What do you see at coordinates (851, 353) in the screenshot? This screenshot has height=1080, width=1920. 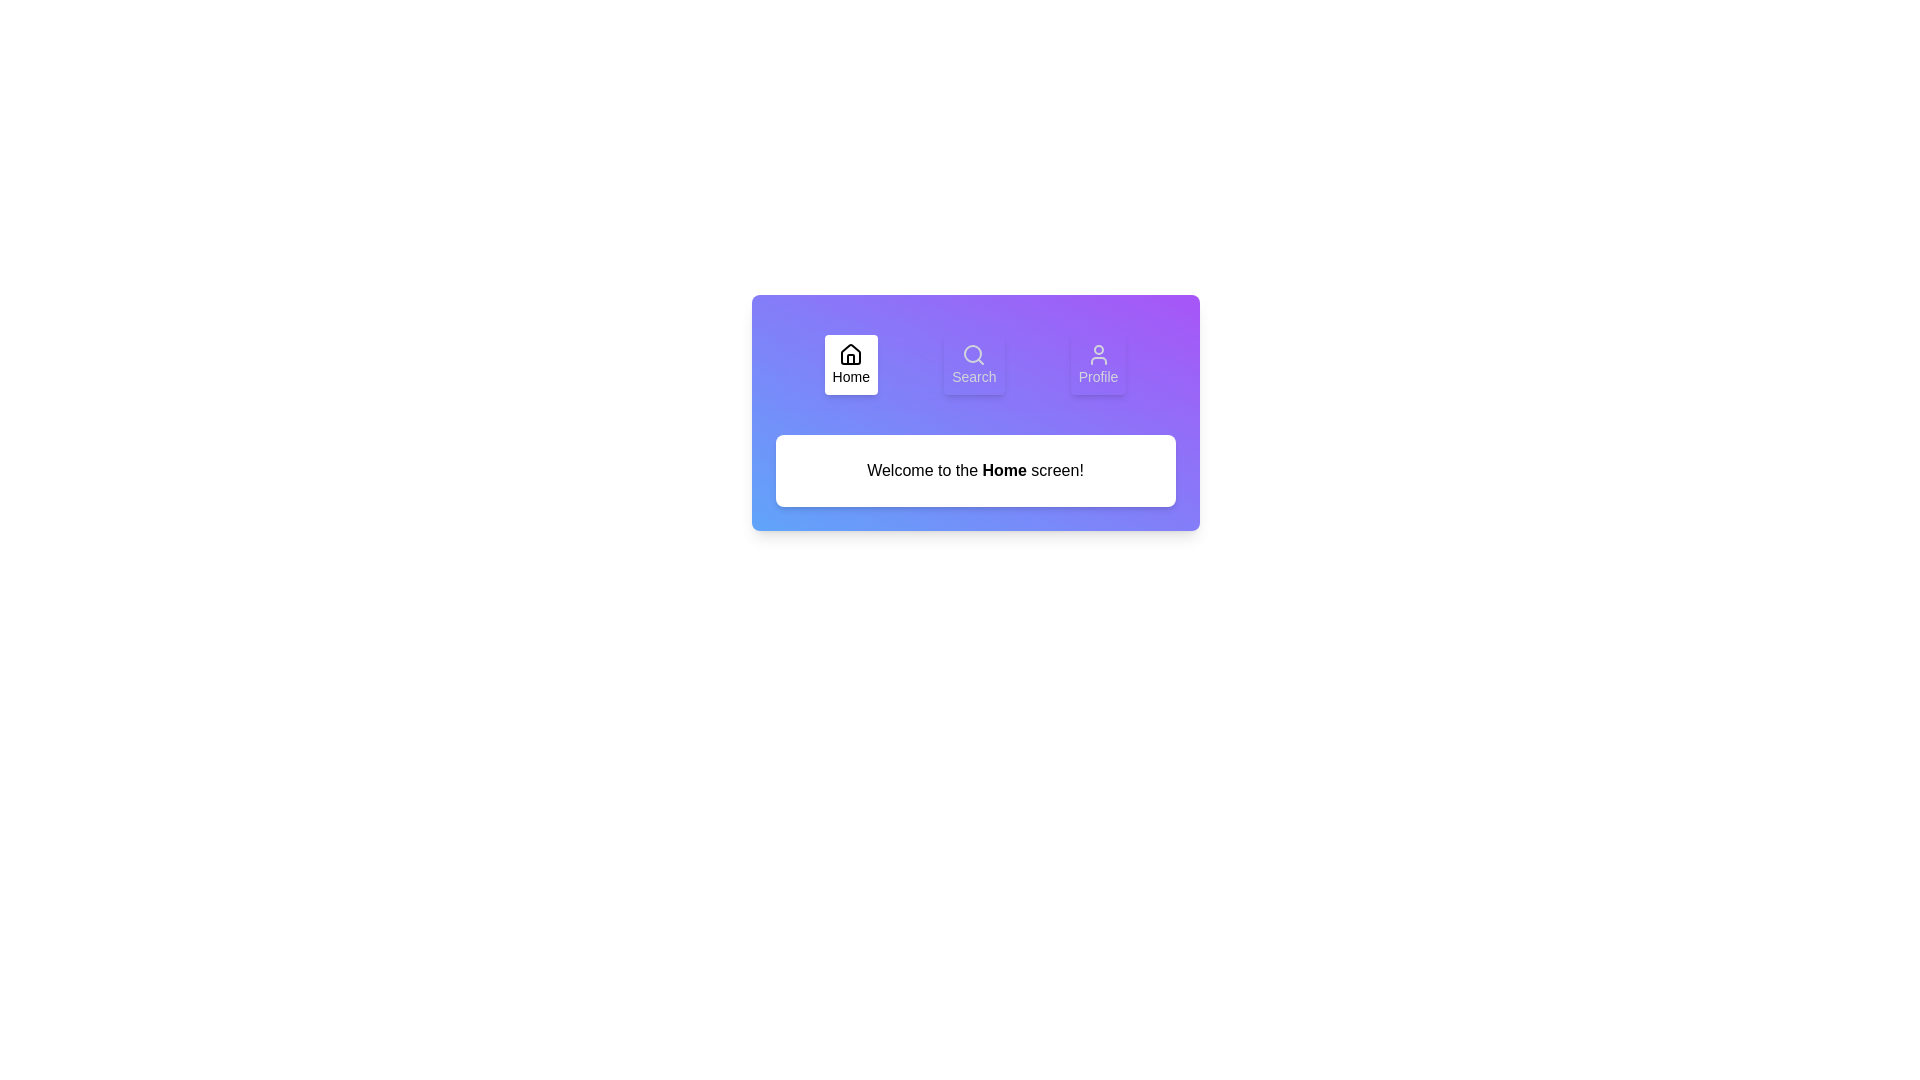 I see `the navigation icon located in the first position among three icons` at bounding box center [851, 353].